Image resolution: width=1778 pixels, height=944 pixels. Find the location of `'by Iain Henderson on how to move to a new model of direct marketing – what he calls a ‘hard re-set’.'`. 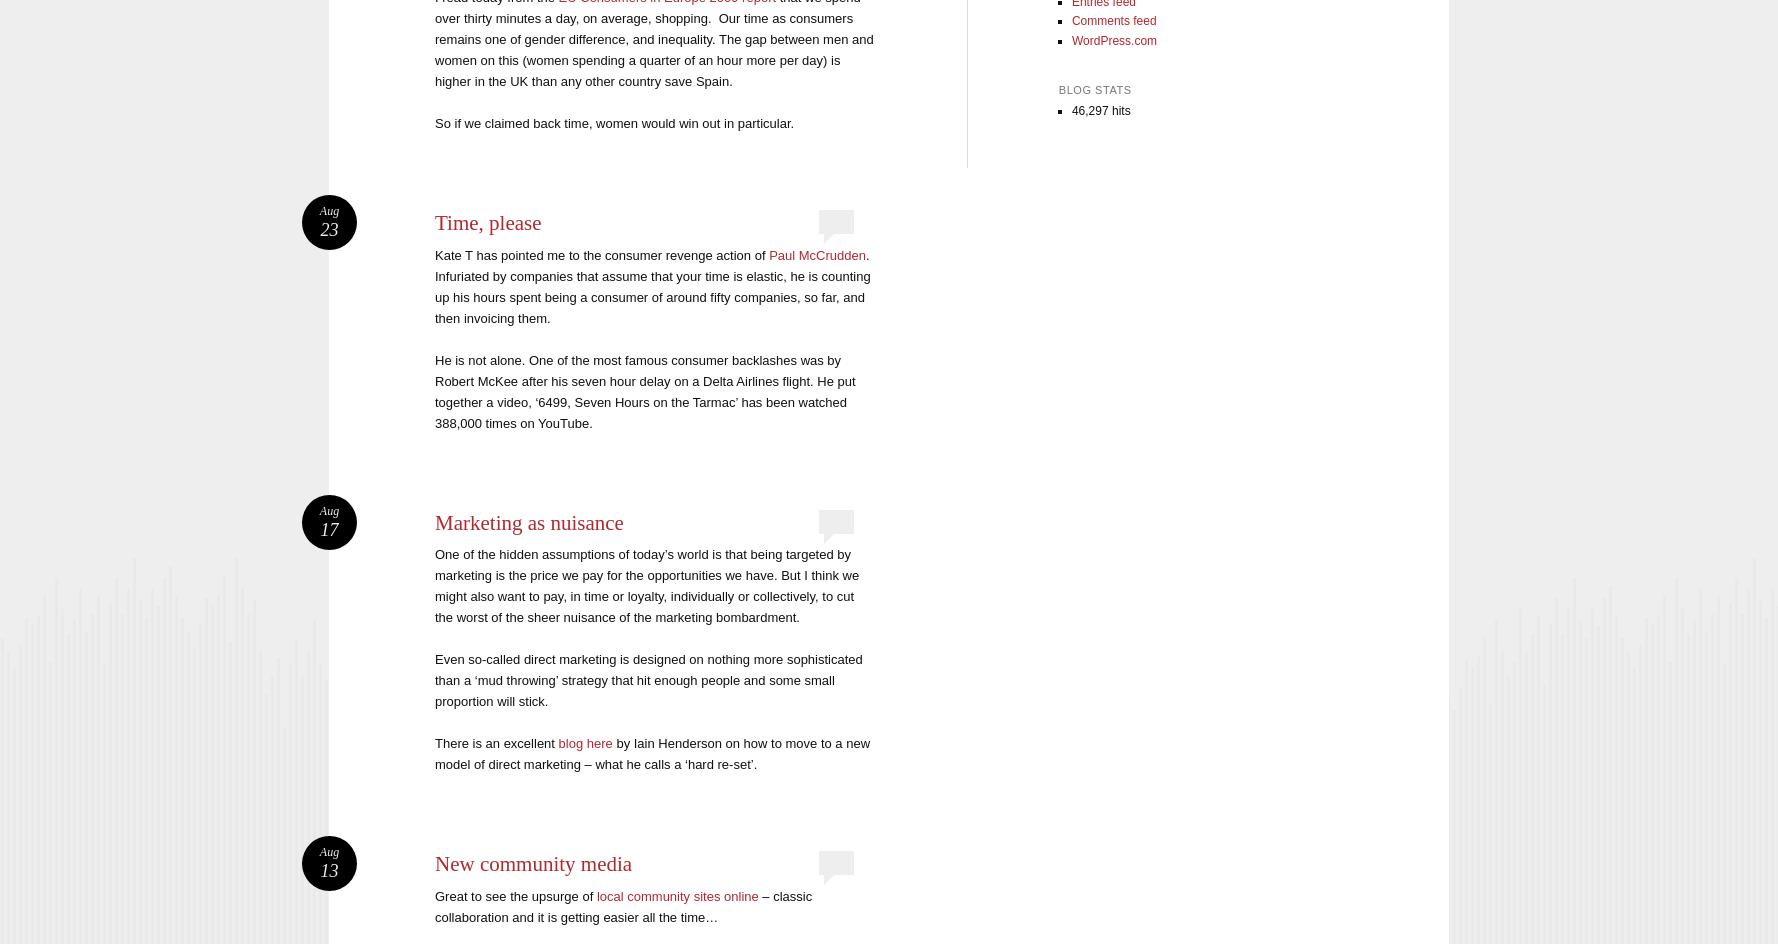

'by Iain Henderson on how to move to a new model of direct marketing – what he calls a ‘hard re-set’.' is located at coordinates (435, 753).